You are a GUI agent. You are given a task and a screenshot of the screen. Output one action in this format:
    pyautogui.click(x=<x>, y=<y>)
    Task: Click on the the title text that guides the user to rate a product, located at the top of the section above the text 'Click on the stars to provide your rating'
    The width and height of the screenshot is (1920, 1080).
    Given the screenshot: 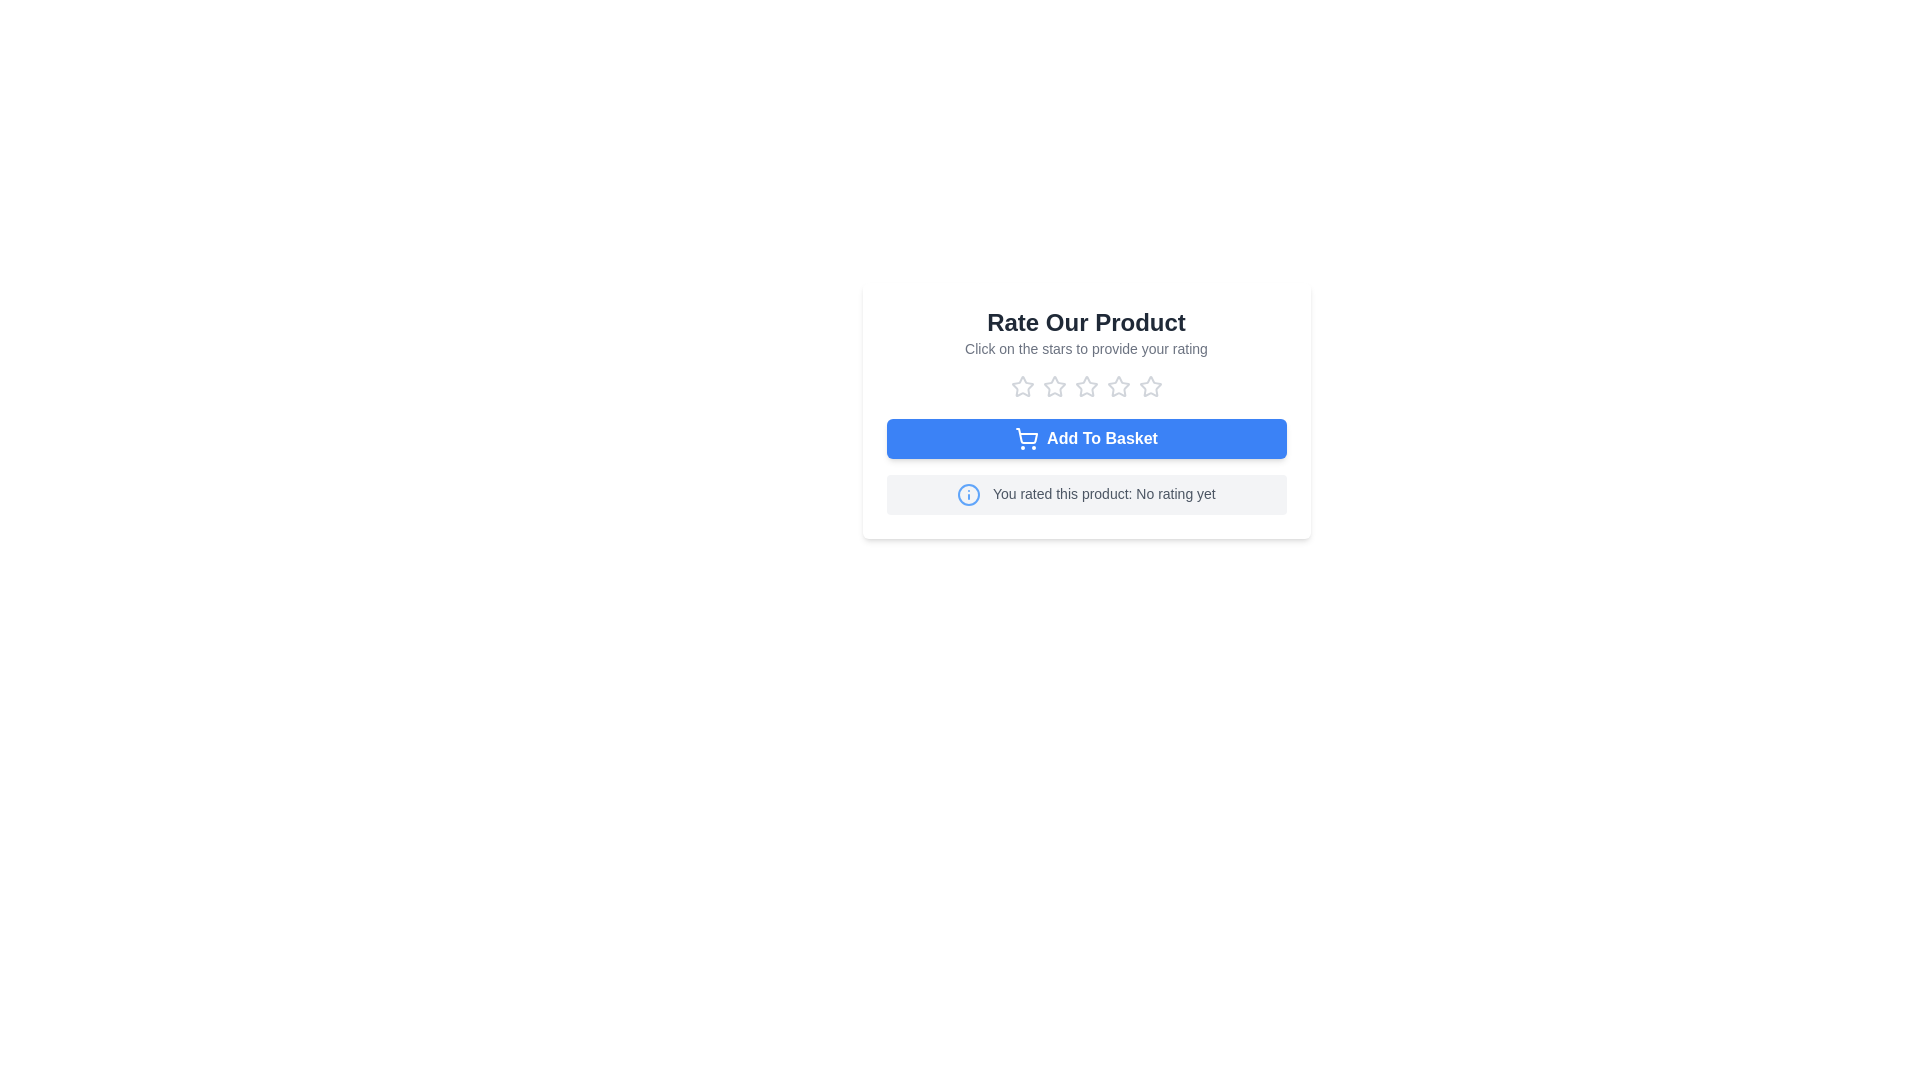 What is the action you would take?
    pyautogui.click(x=1085, y=322)
    